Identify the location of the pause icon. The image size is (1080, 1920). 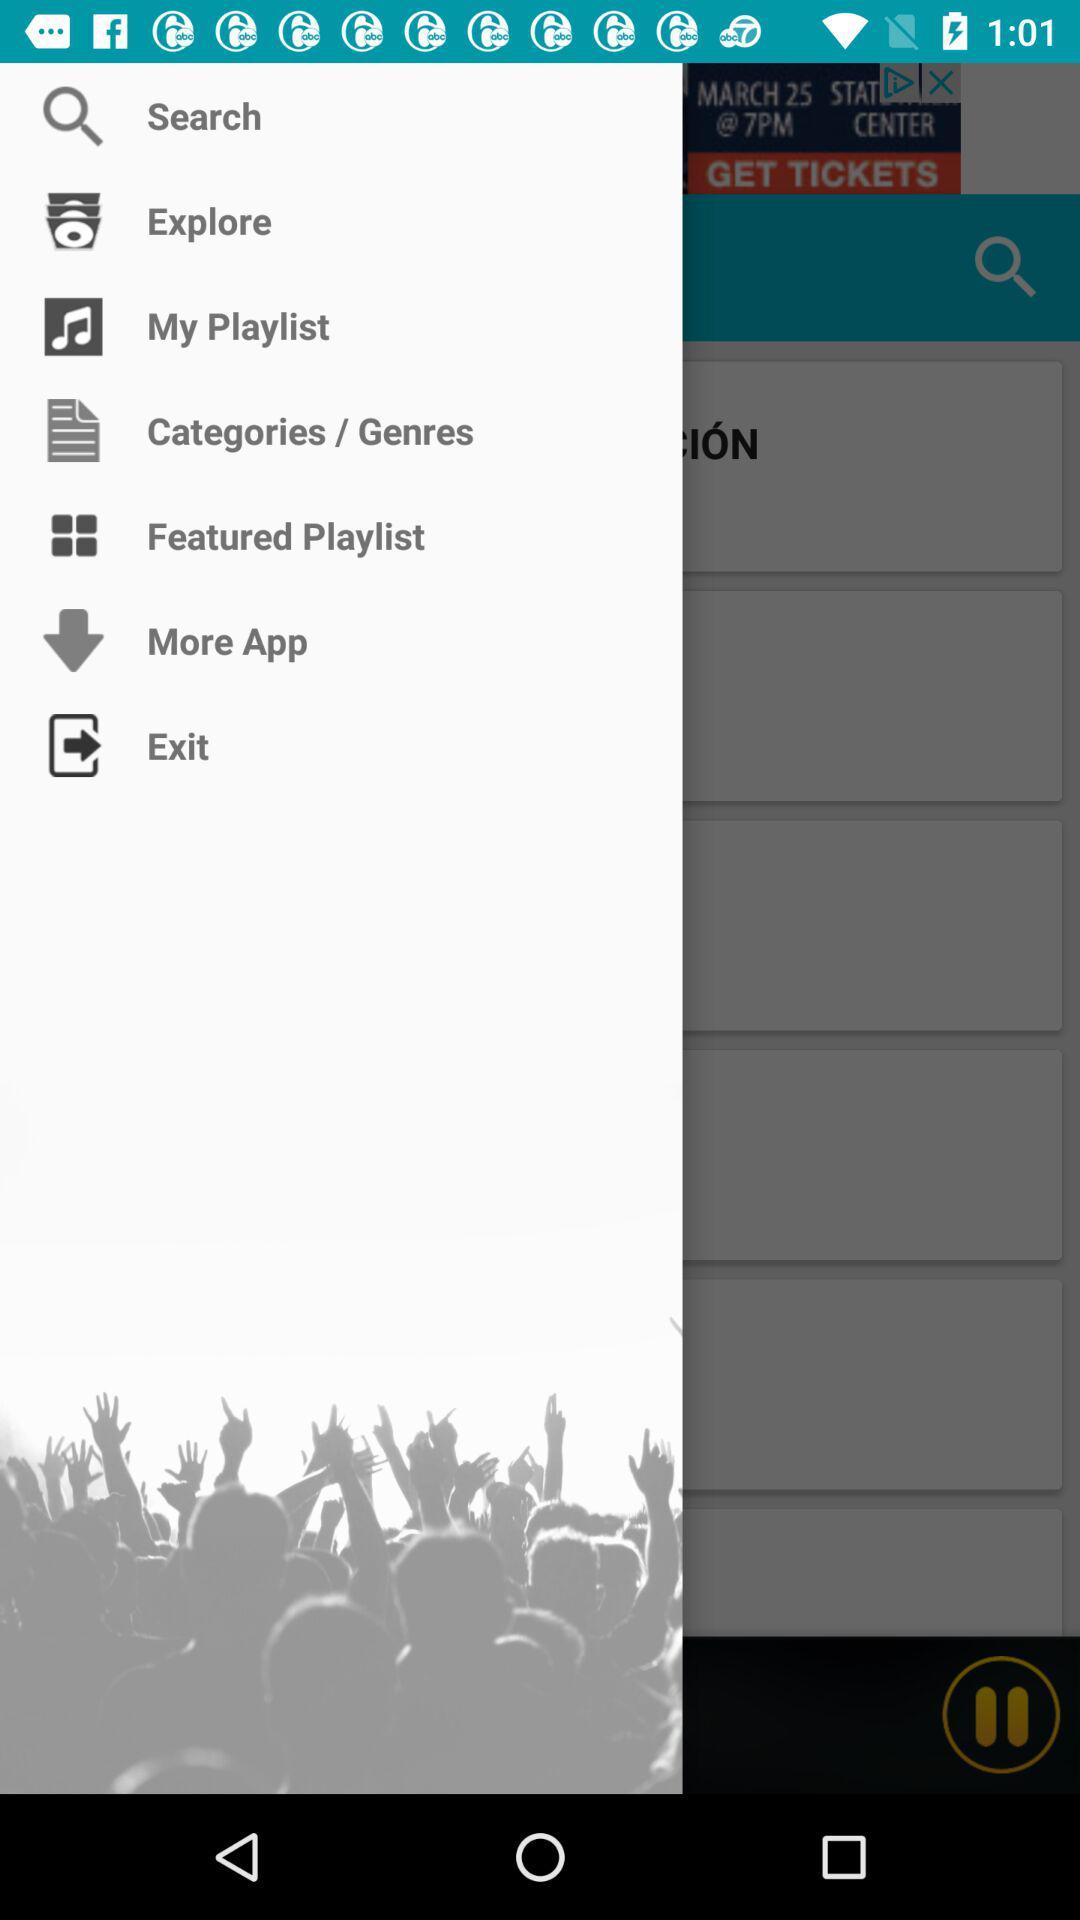
(1001, 1714).